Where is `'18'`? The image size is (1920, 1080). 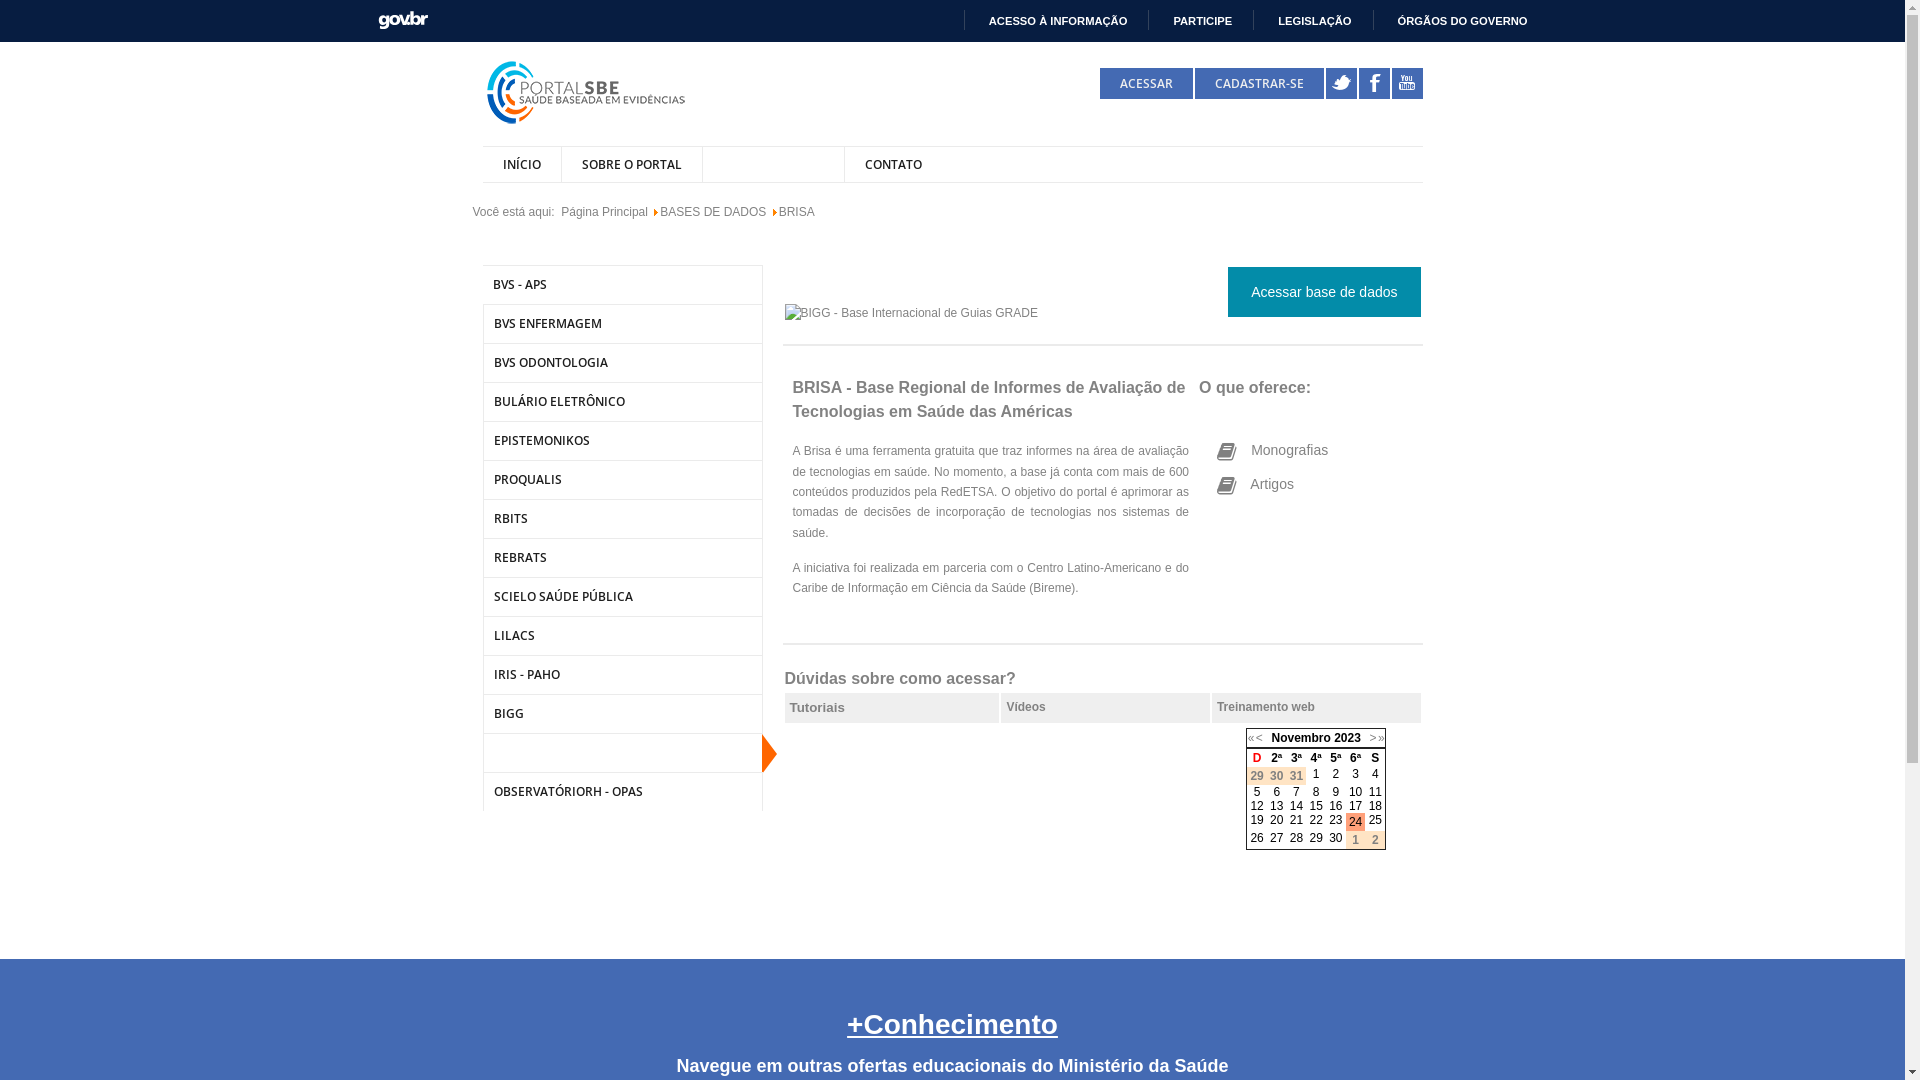 '18' is located at coordinates (1374, 805).